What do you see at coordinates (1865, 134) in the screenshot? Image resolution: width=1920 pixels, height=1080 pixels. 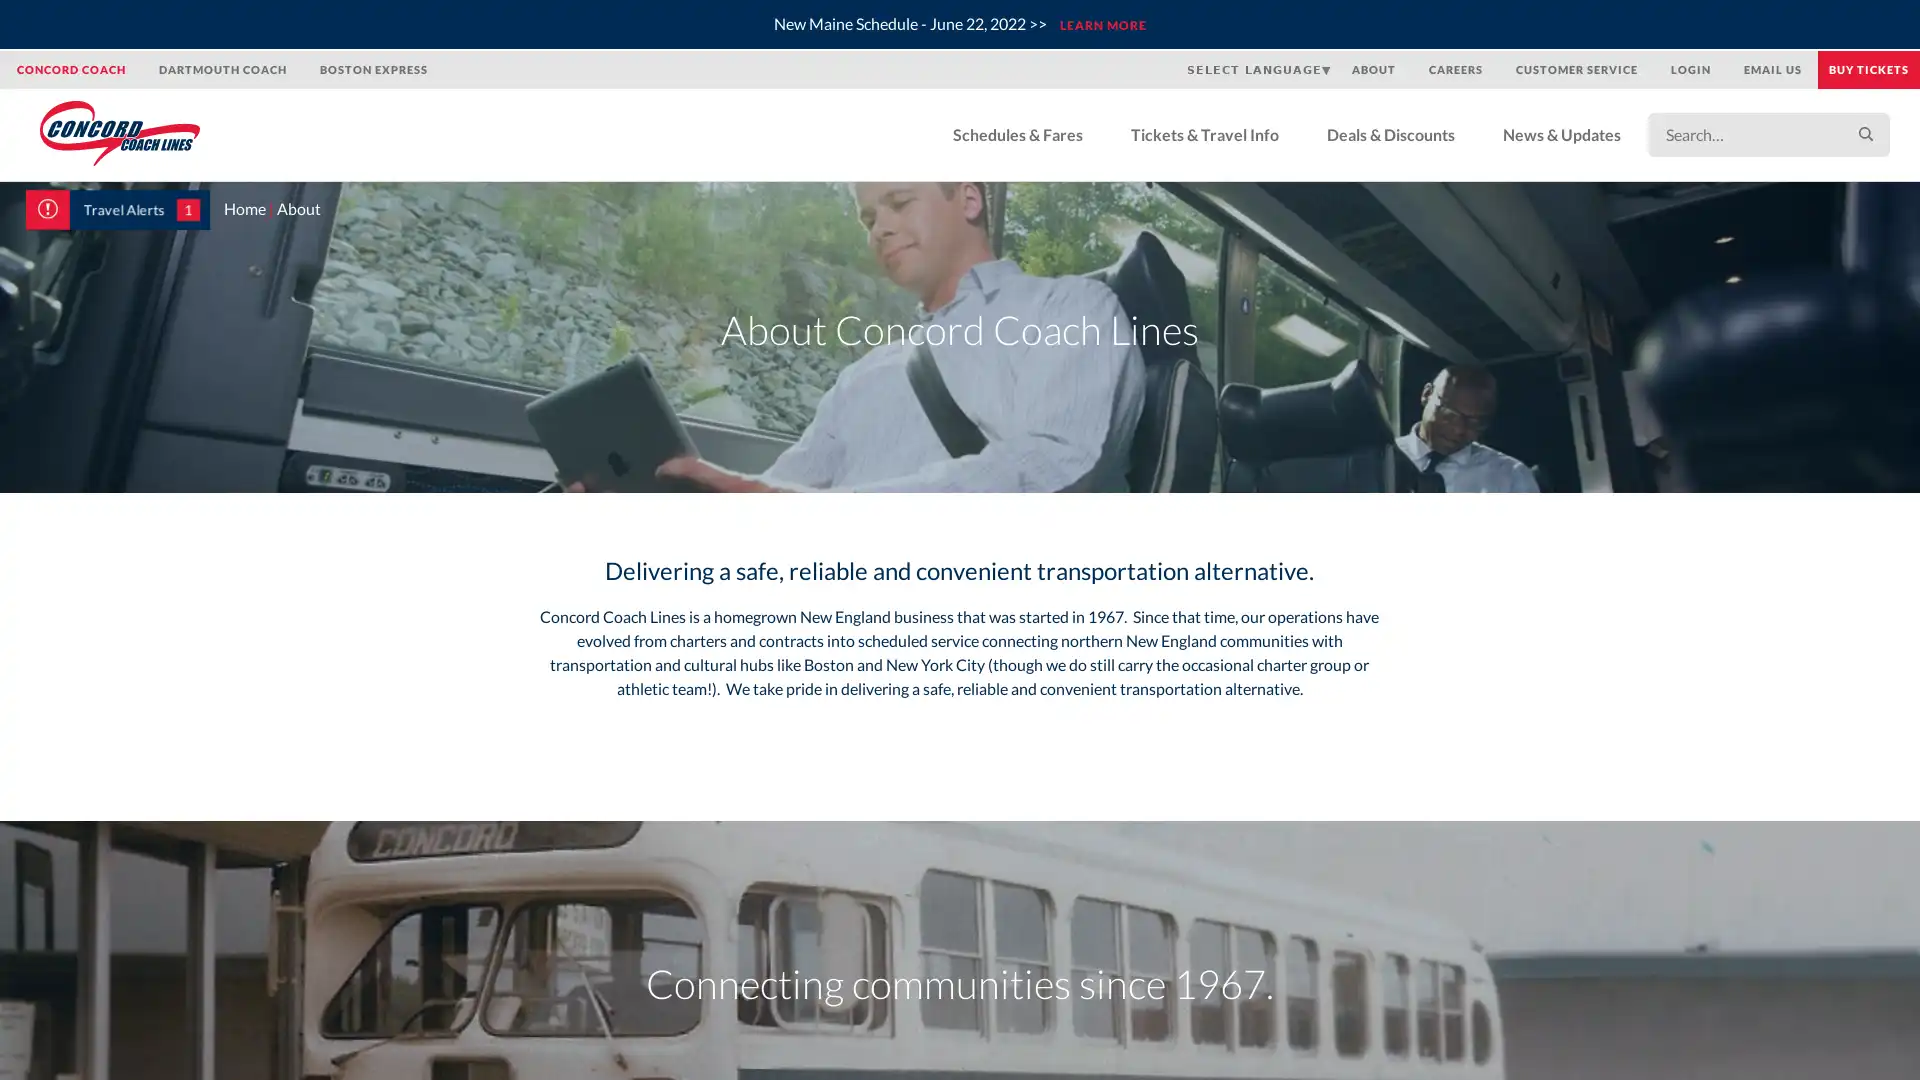 I see `Search` at bounding box center [1865, 134].